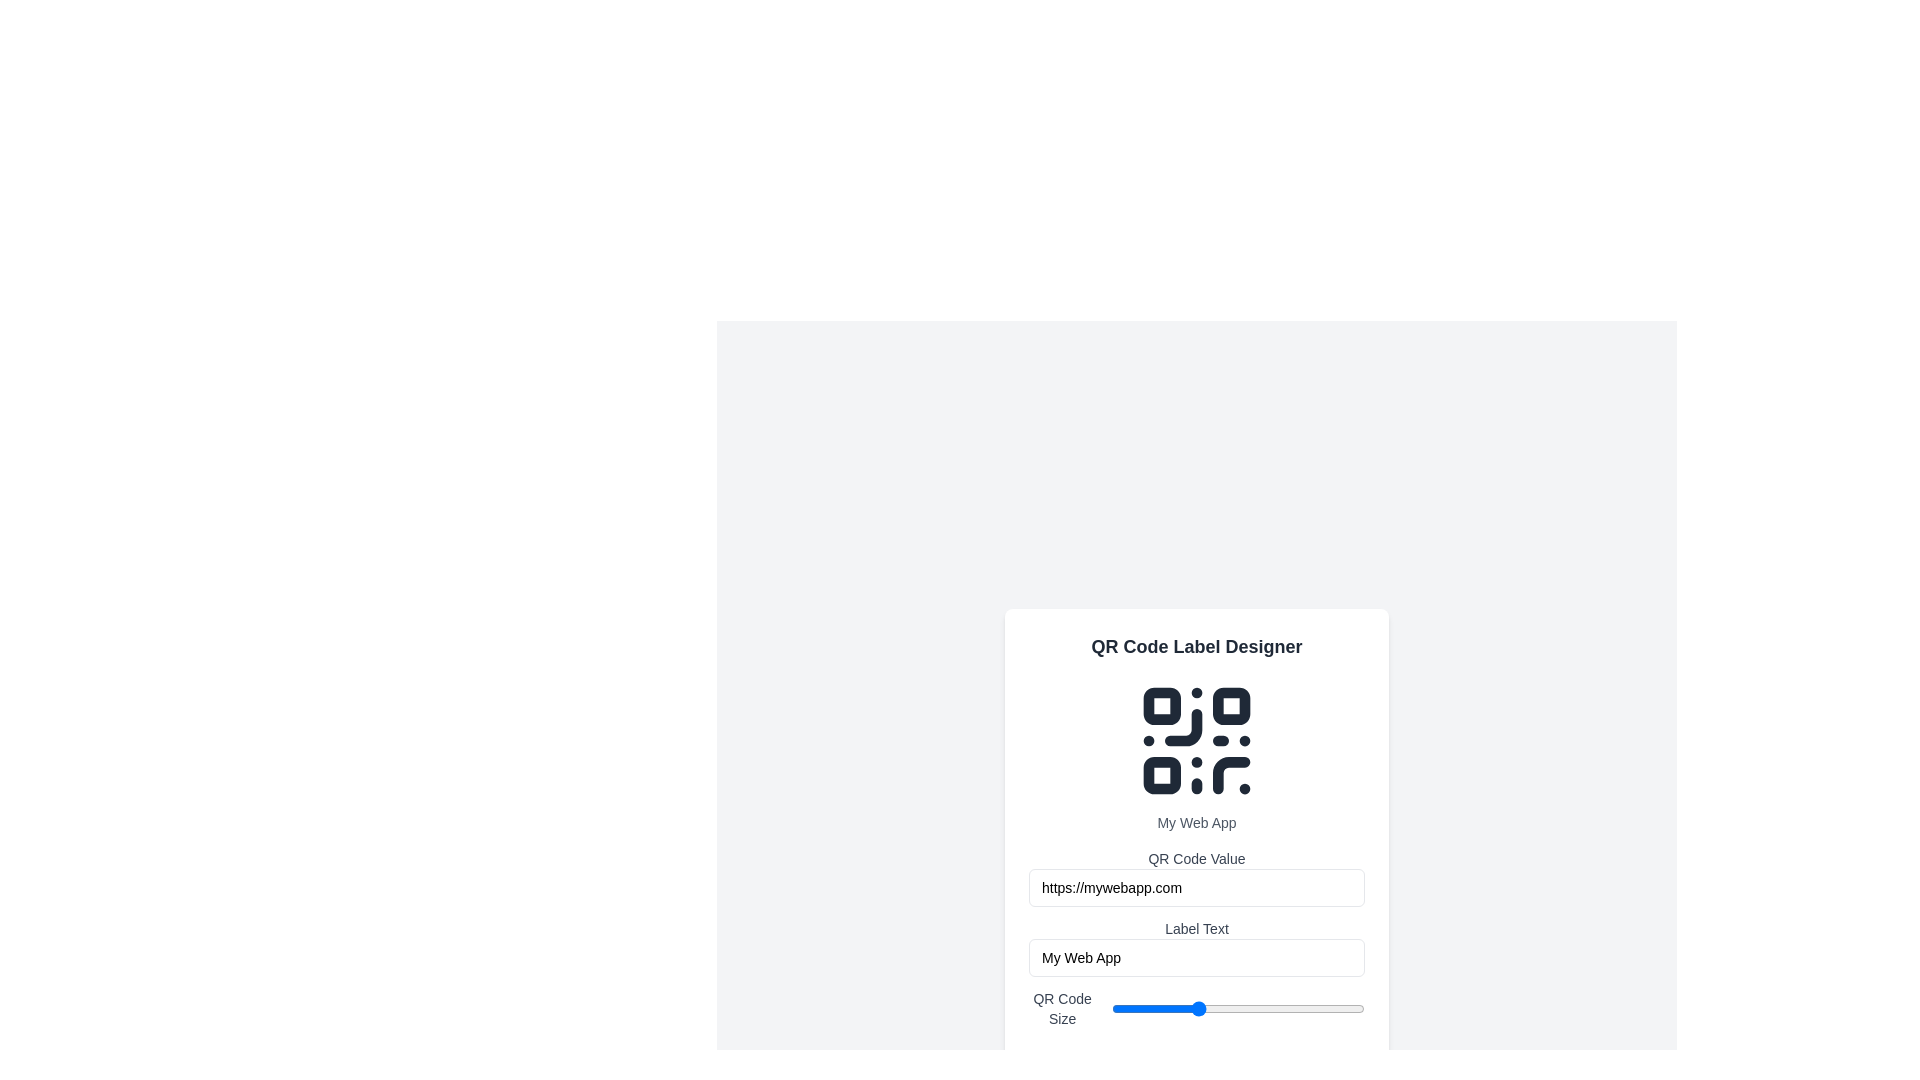 This screenshot has height=1080, width=1920. I want to click on the QR Code Size, so click(1151, 1009).